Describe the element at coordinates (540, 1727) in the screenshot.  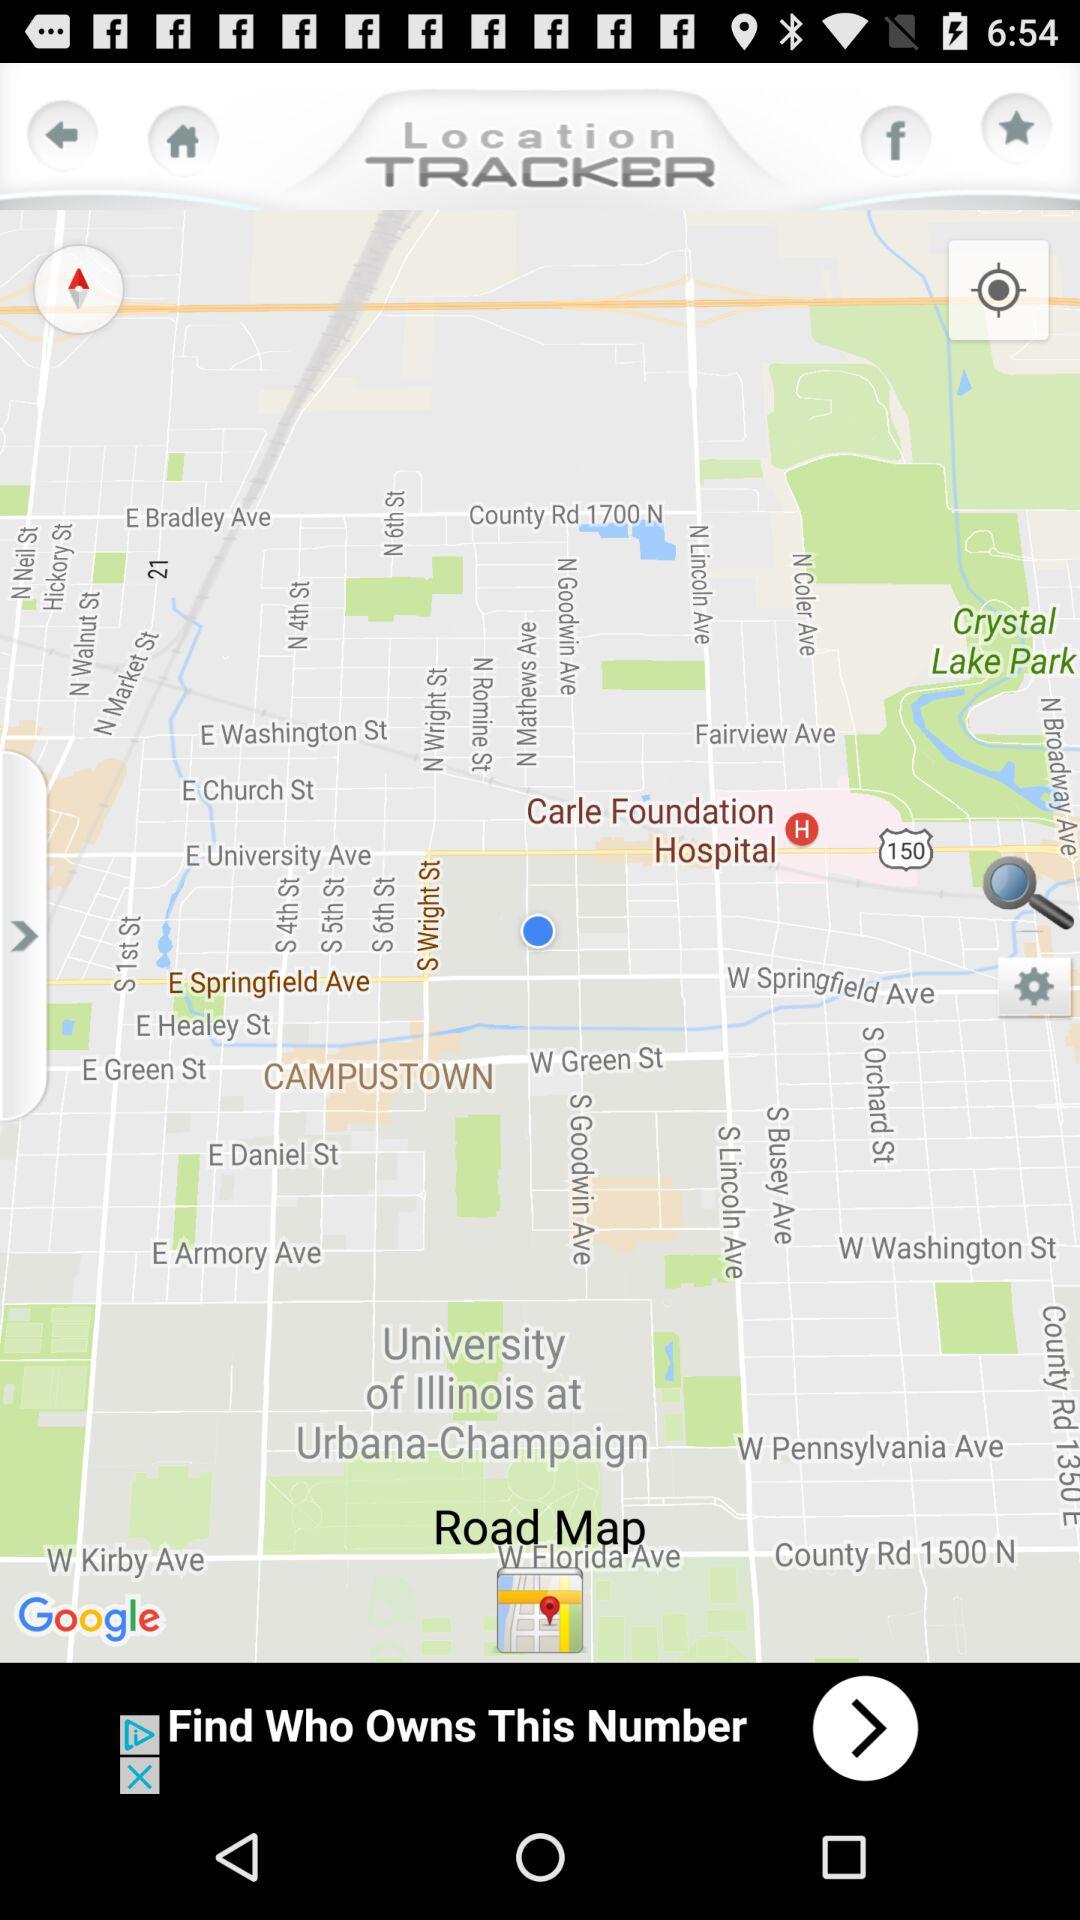
I see `click on advertisements` at that location.